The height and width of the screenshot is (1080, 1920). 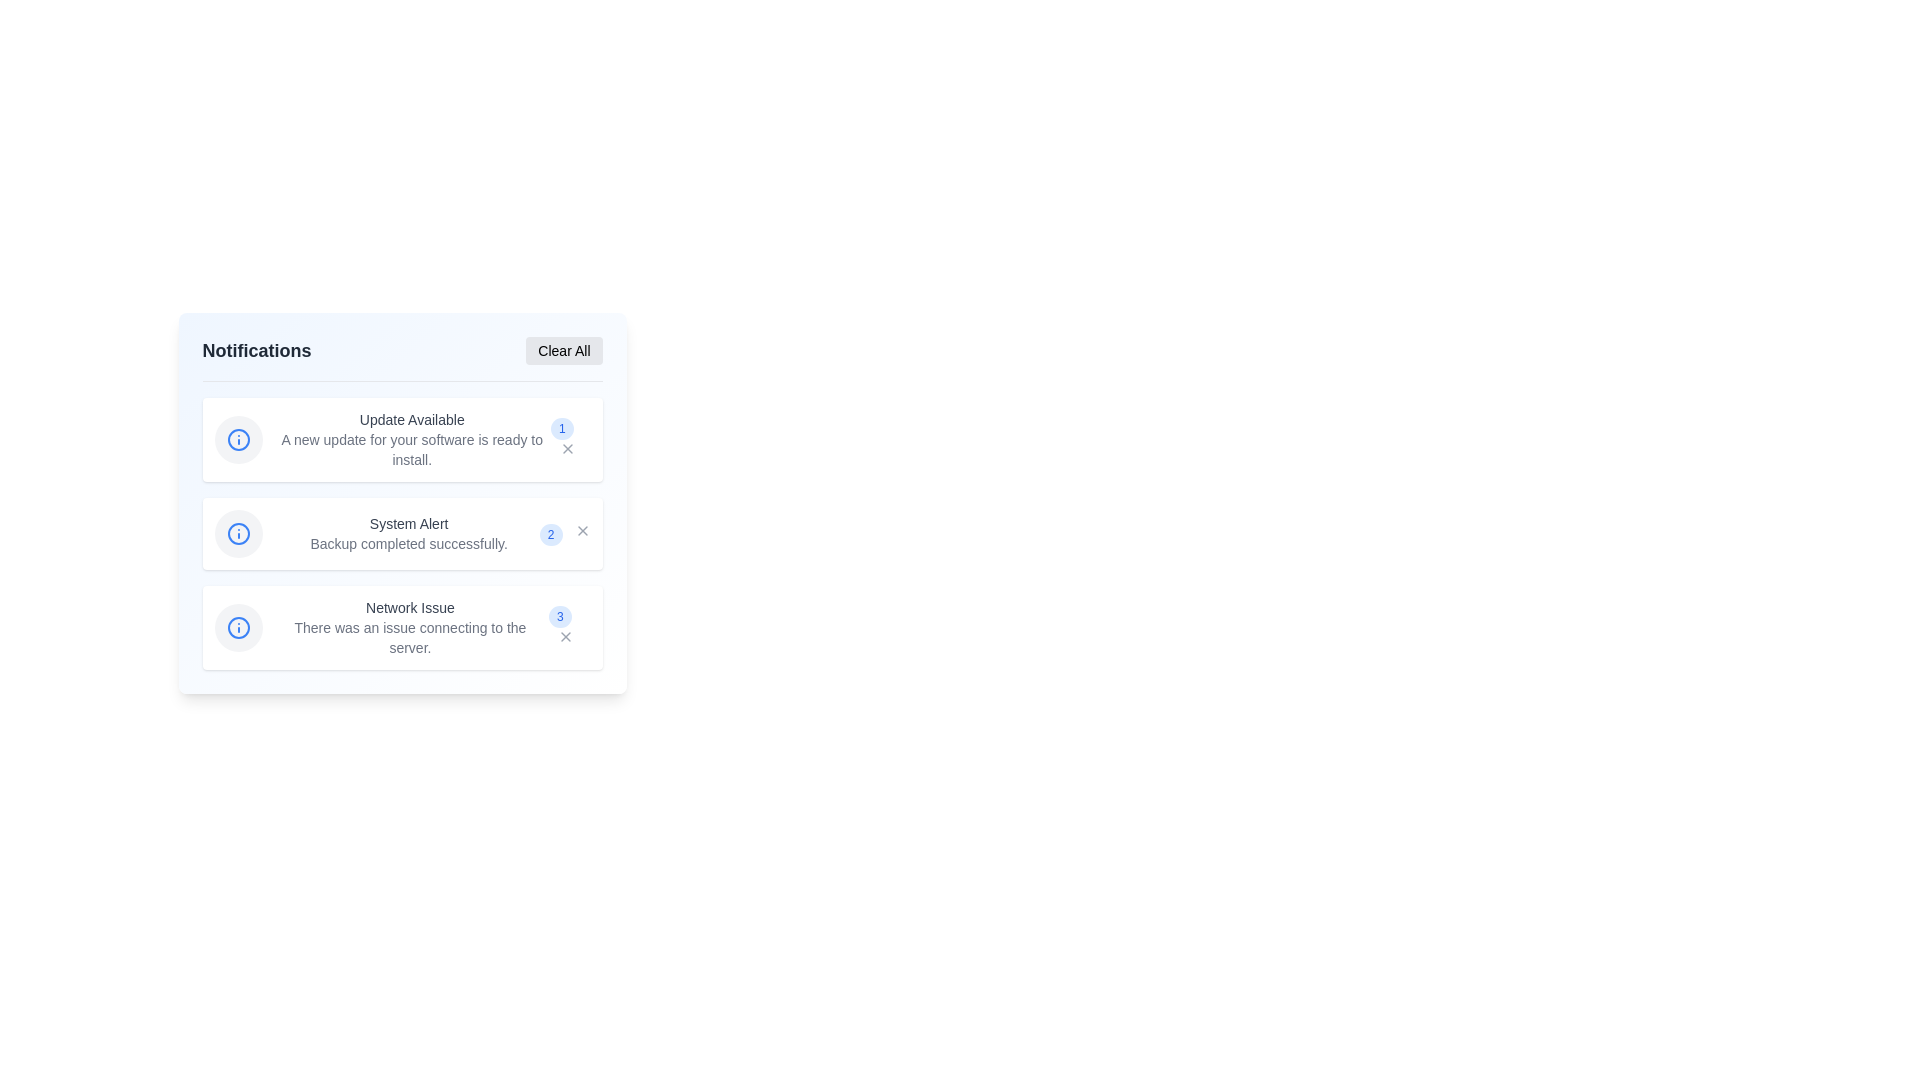 What do you see at coordinates (564, 532) in the screenshot?
I see `numerical content of the Indicator Badge located in the second notification card, positioned to the right of the text description and left of the 'X' close button` at bounding box center [564, 532].